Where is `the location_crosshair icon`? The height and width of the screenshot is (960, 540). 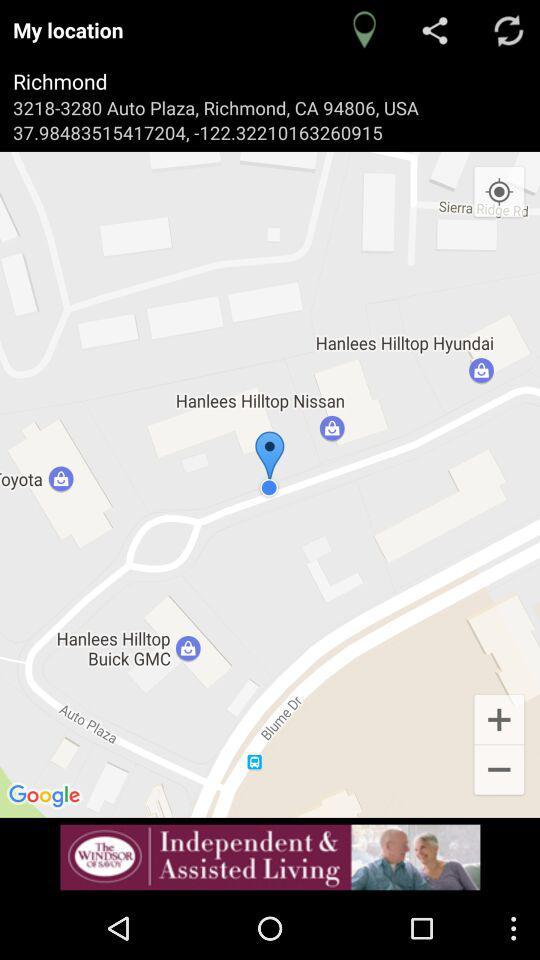
the location_crosshair icon is located at coordinates (498, 206).